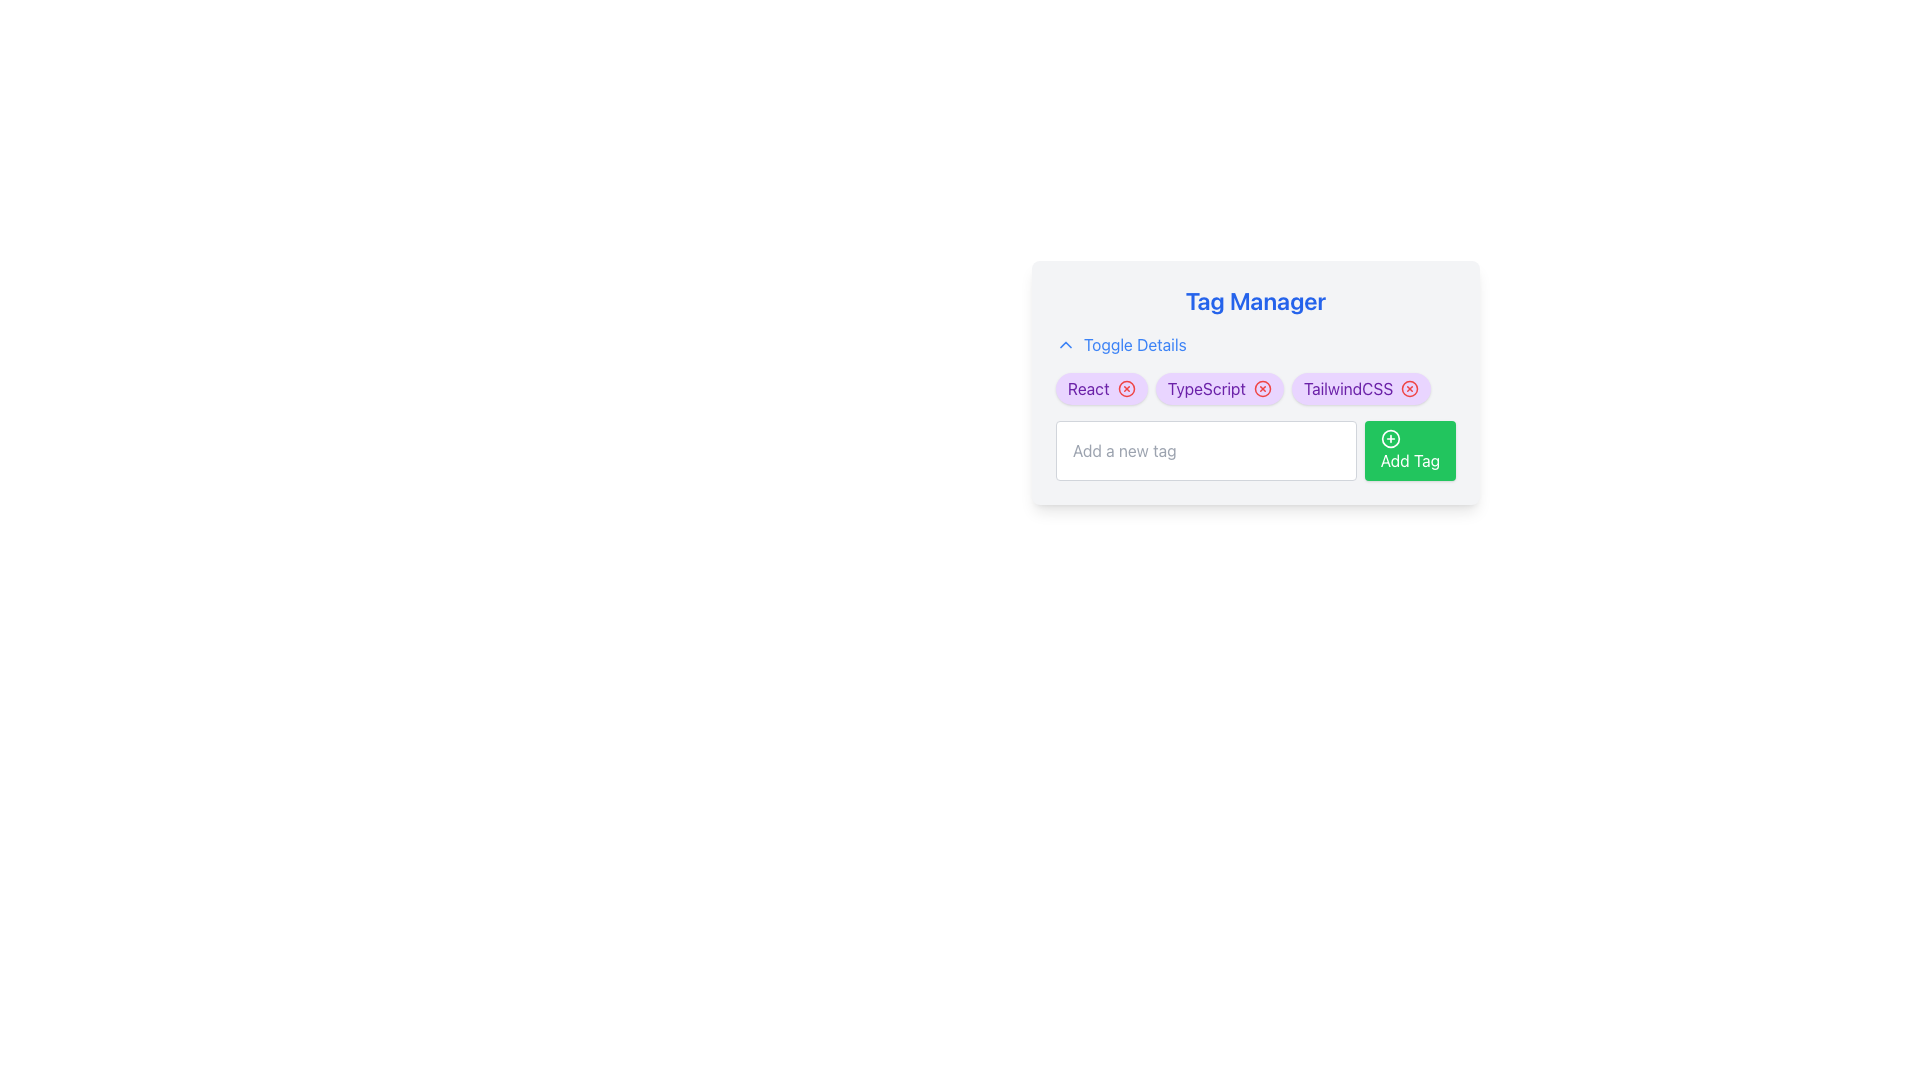  What do you see at coordinates (1409, 451) in the screenshot?
I see `the green 'Add Tag' button with a white plus sign icon, which has rounded corners and a shadow effect, indicating it supports drag interactions` at bounding box center [1409, 451].